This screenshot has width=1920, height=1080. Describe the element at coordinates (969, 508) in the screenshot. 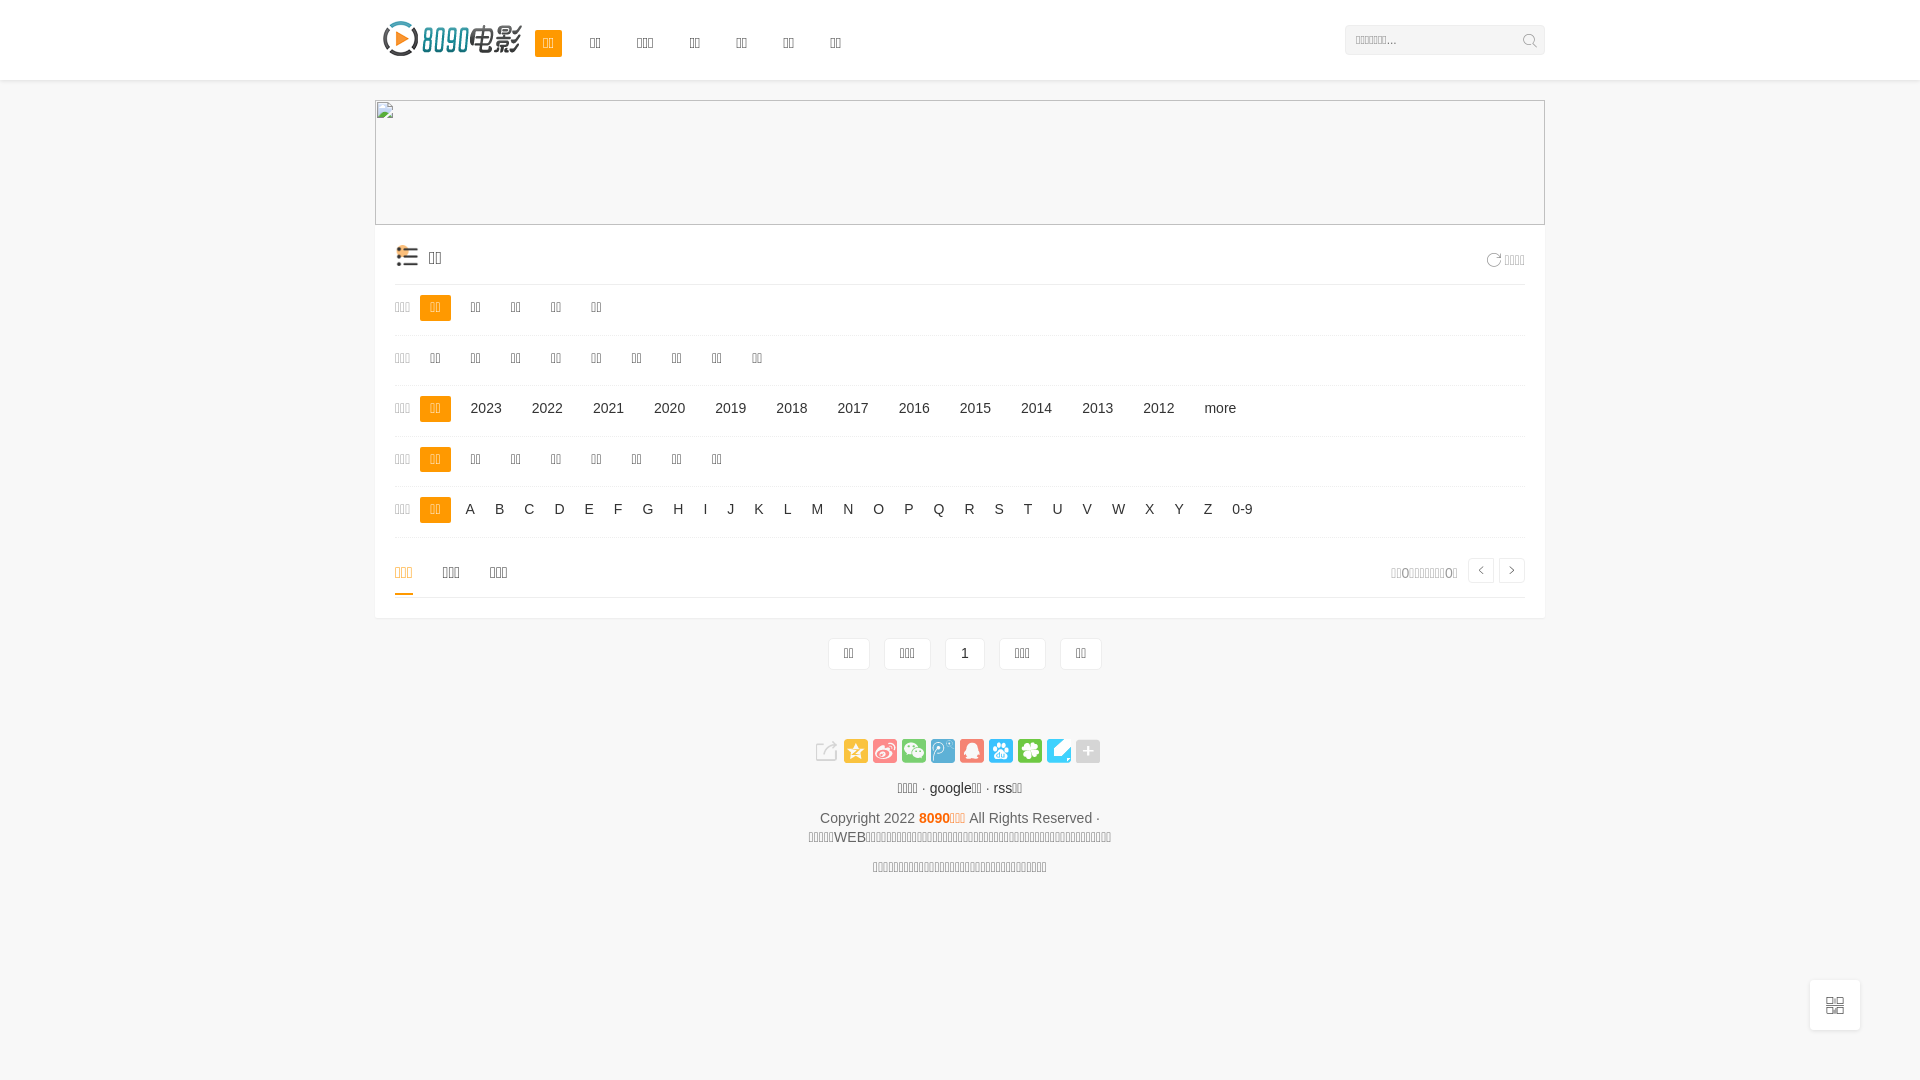

I see `'R'` at that location.